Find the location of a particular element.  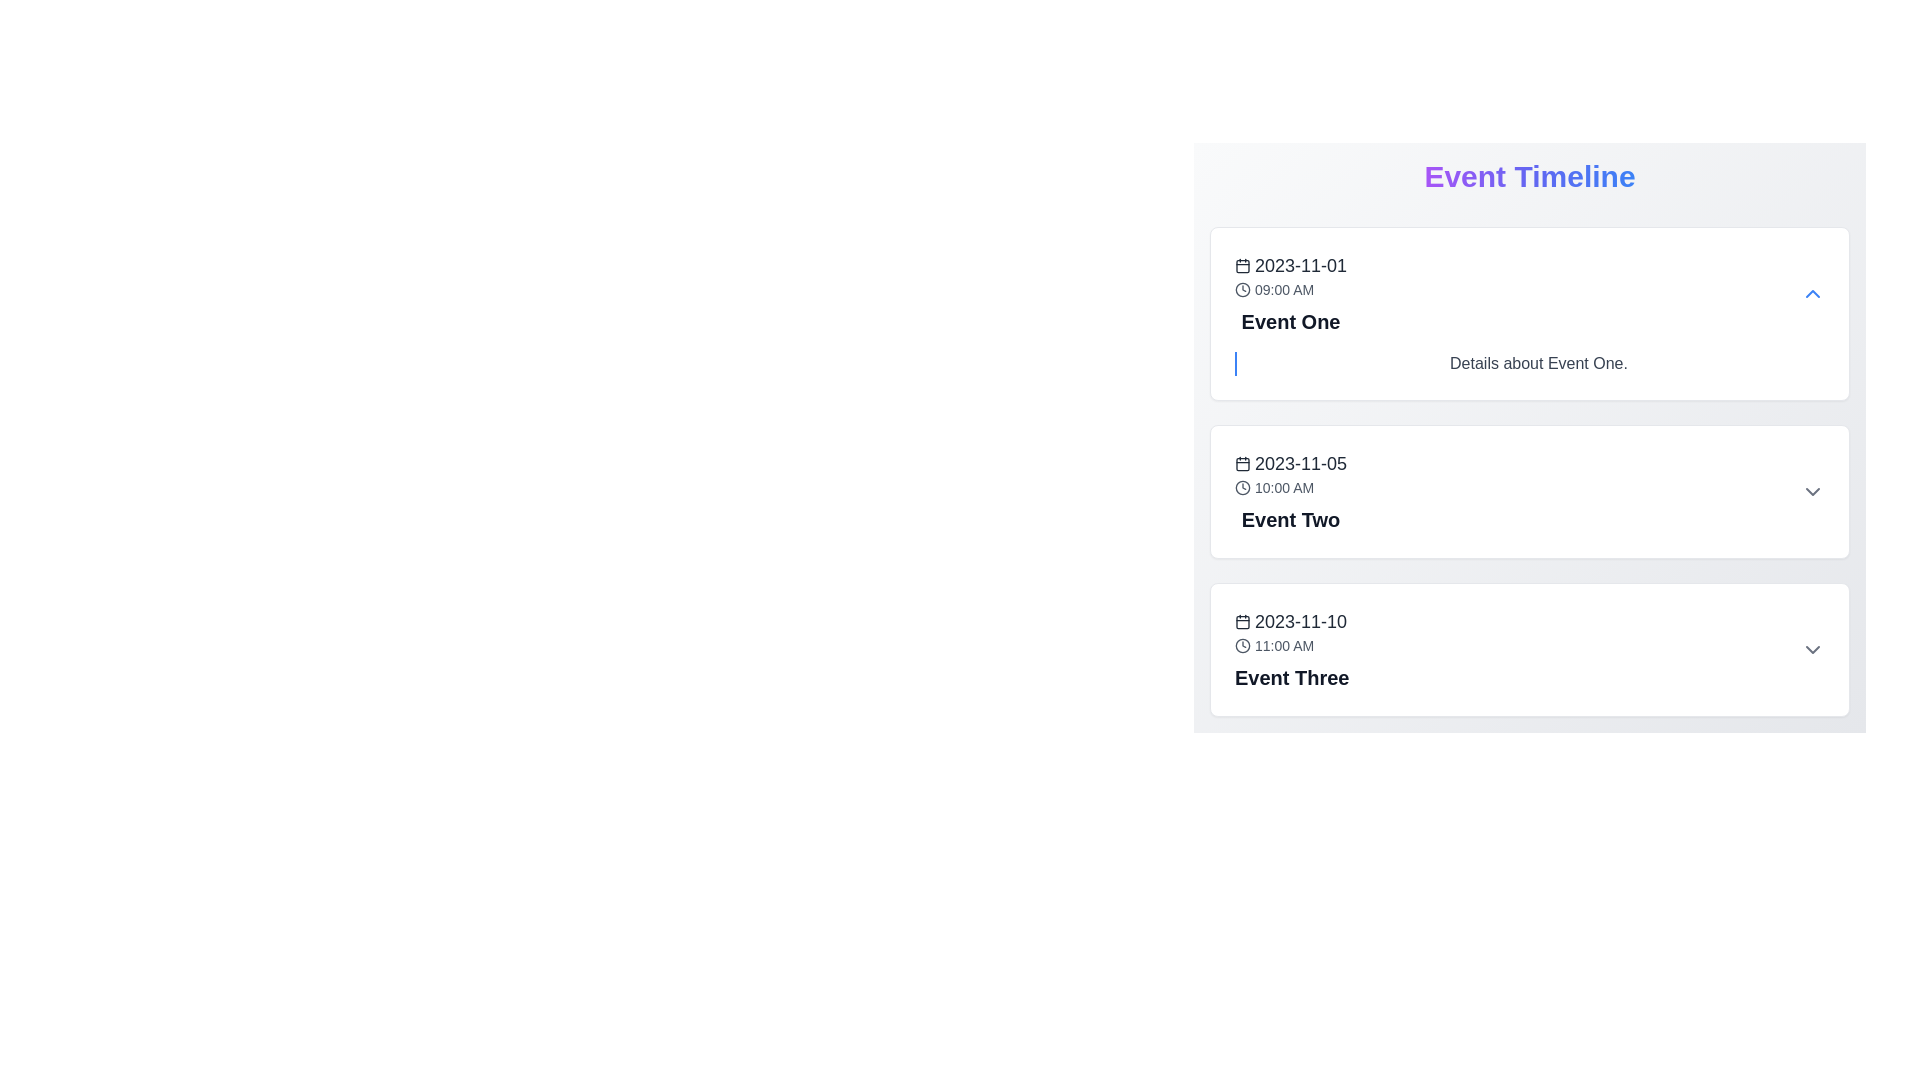

the small clock icon with a minimalist design located to the left of the text '11:00 AM' in the 'Event Three' section of the timeline is located at coordinates (1242, 645).